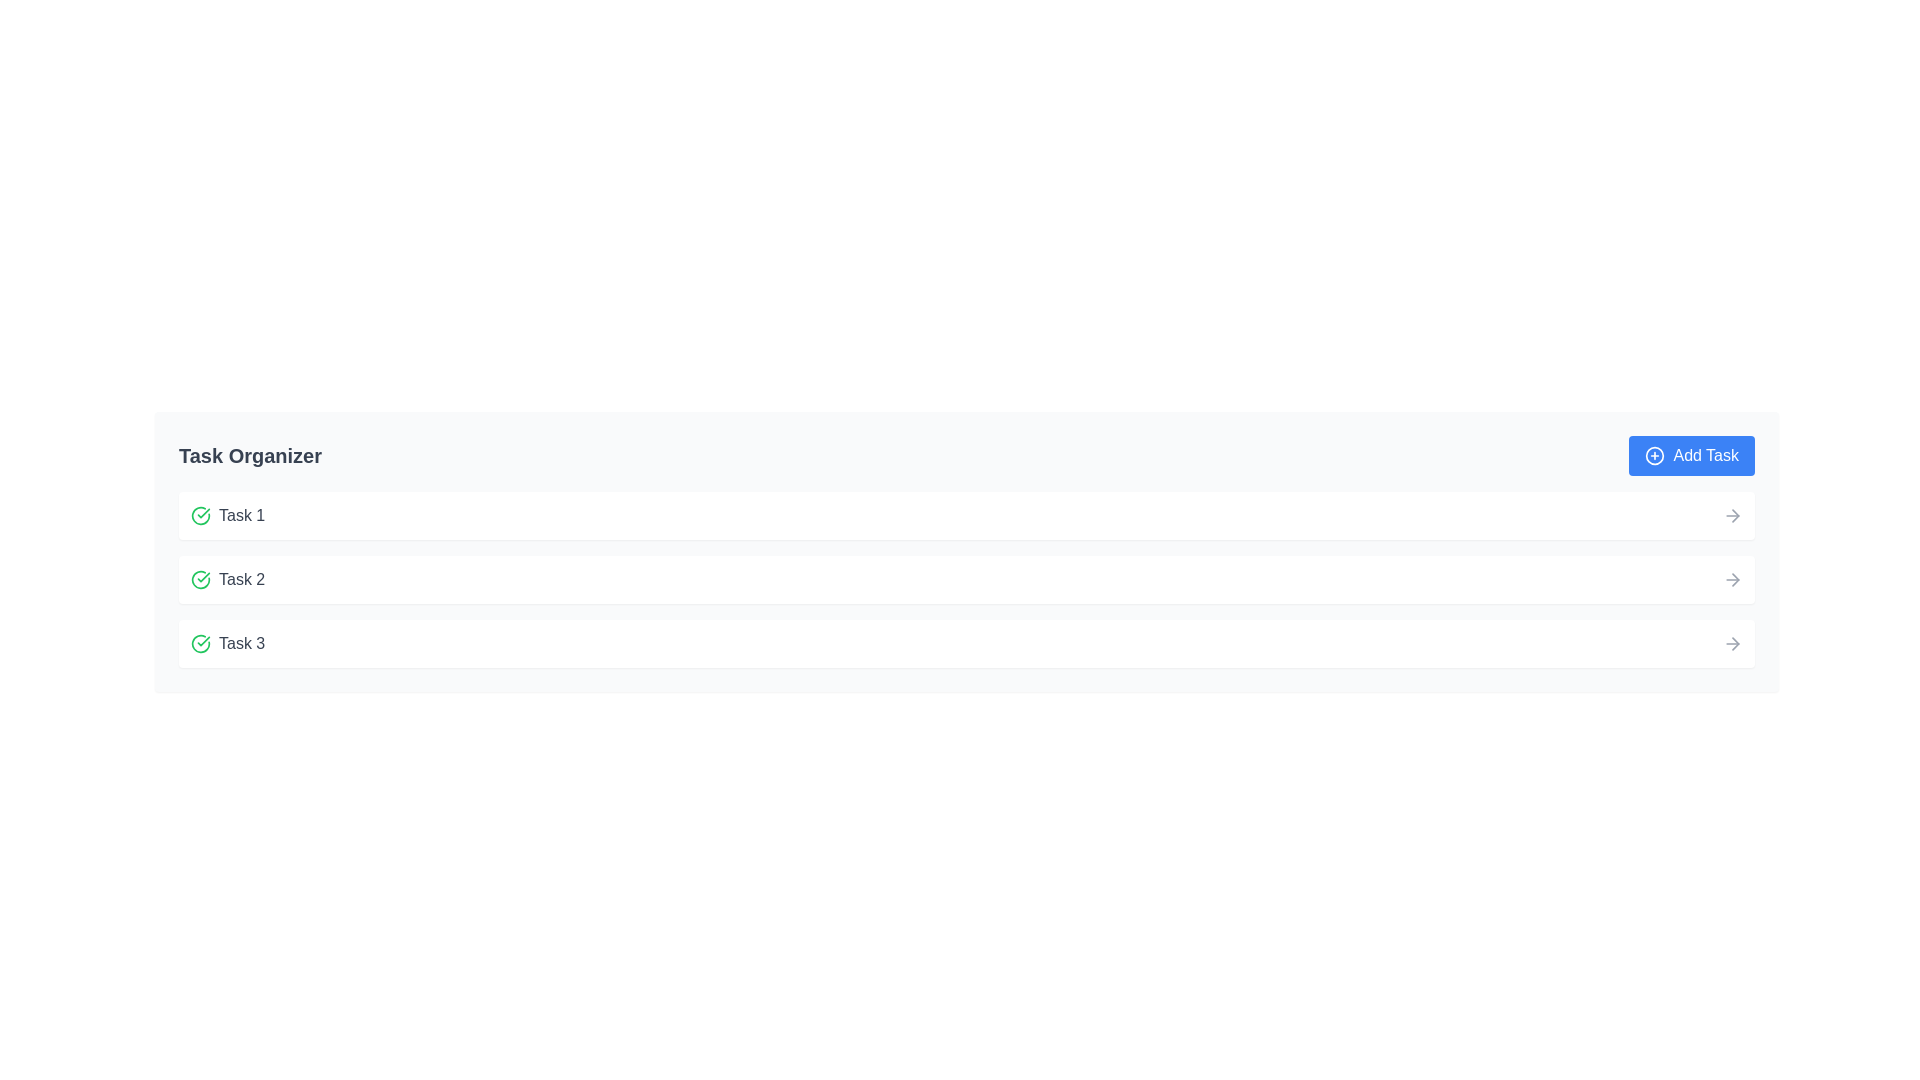 The height and width of the screenshot is (1080, 1920). I want to click on the text label for the first task, so click(241, 515).